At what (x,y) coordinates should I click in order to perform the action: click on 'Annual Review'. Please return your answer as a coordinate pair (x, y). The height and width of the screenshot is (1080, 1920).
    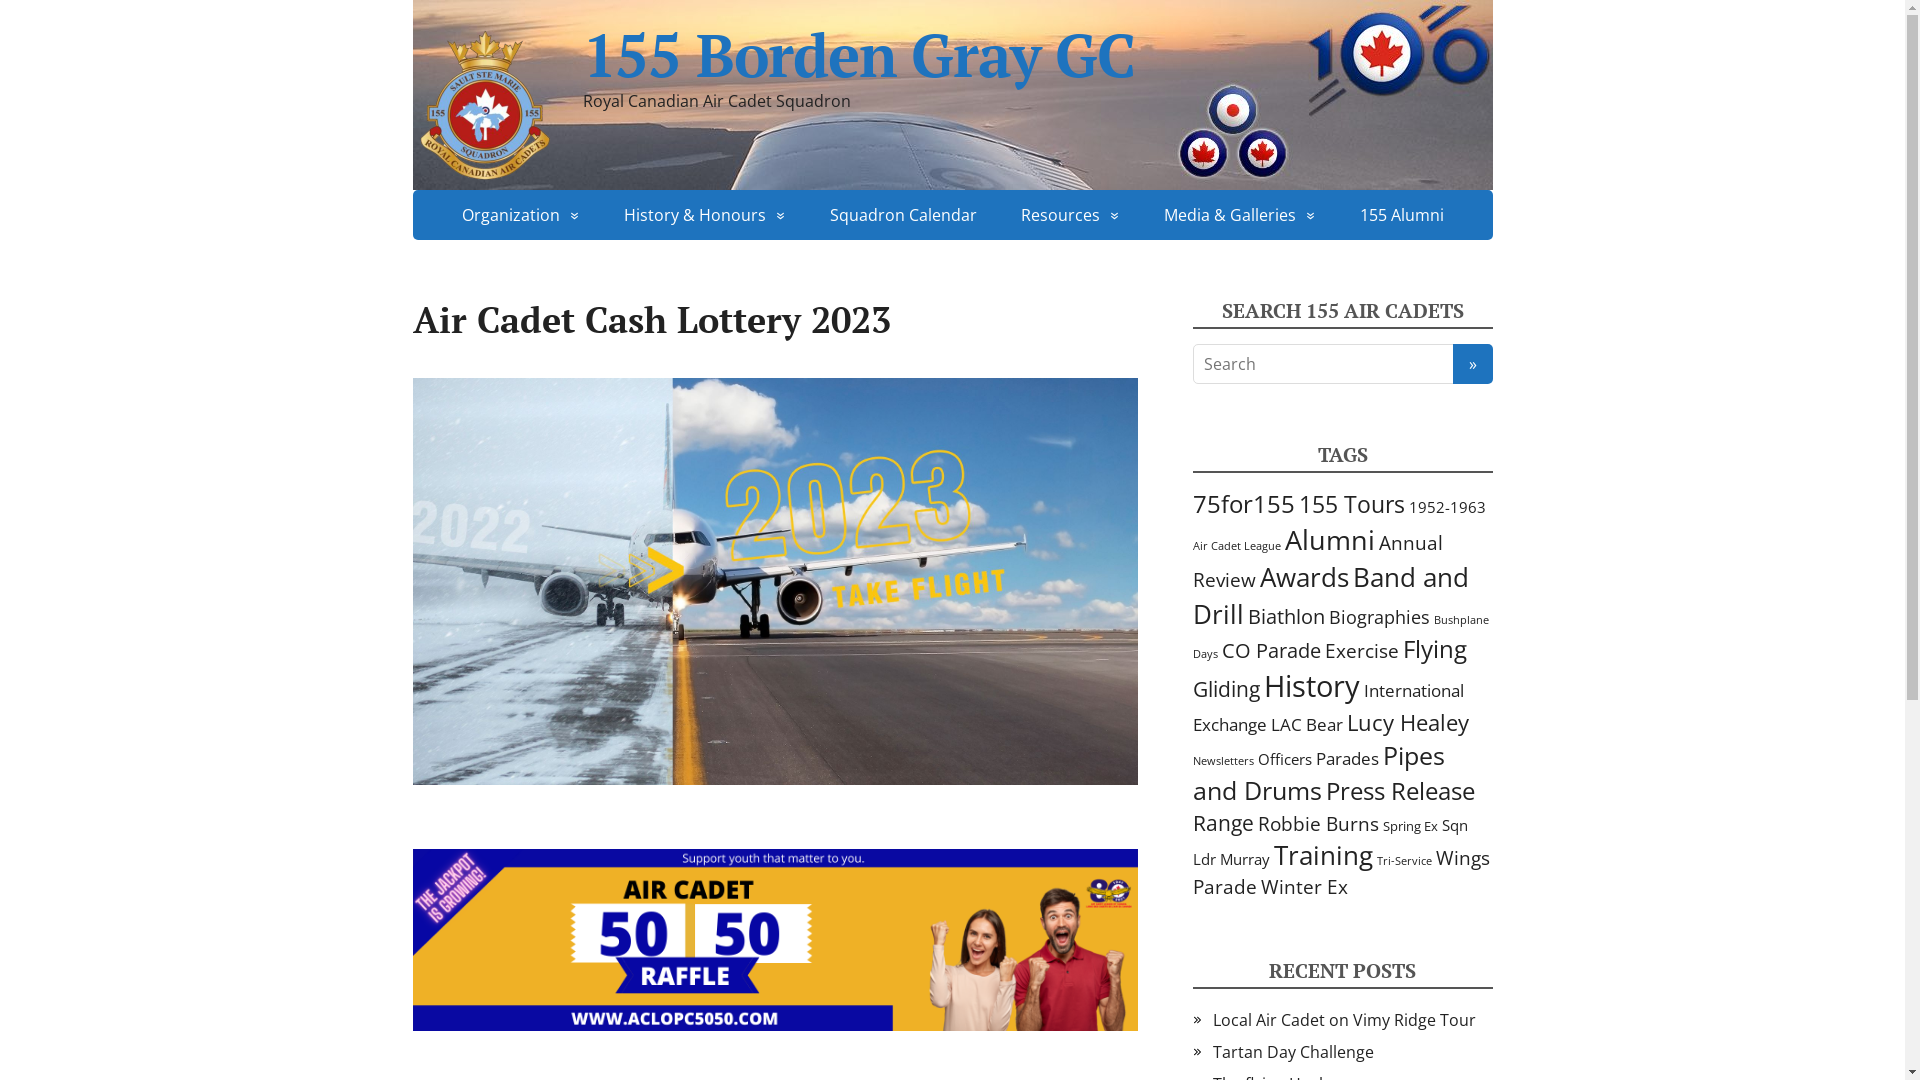
    Looking at the image, I should click on (1316, 560).